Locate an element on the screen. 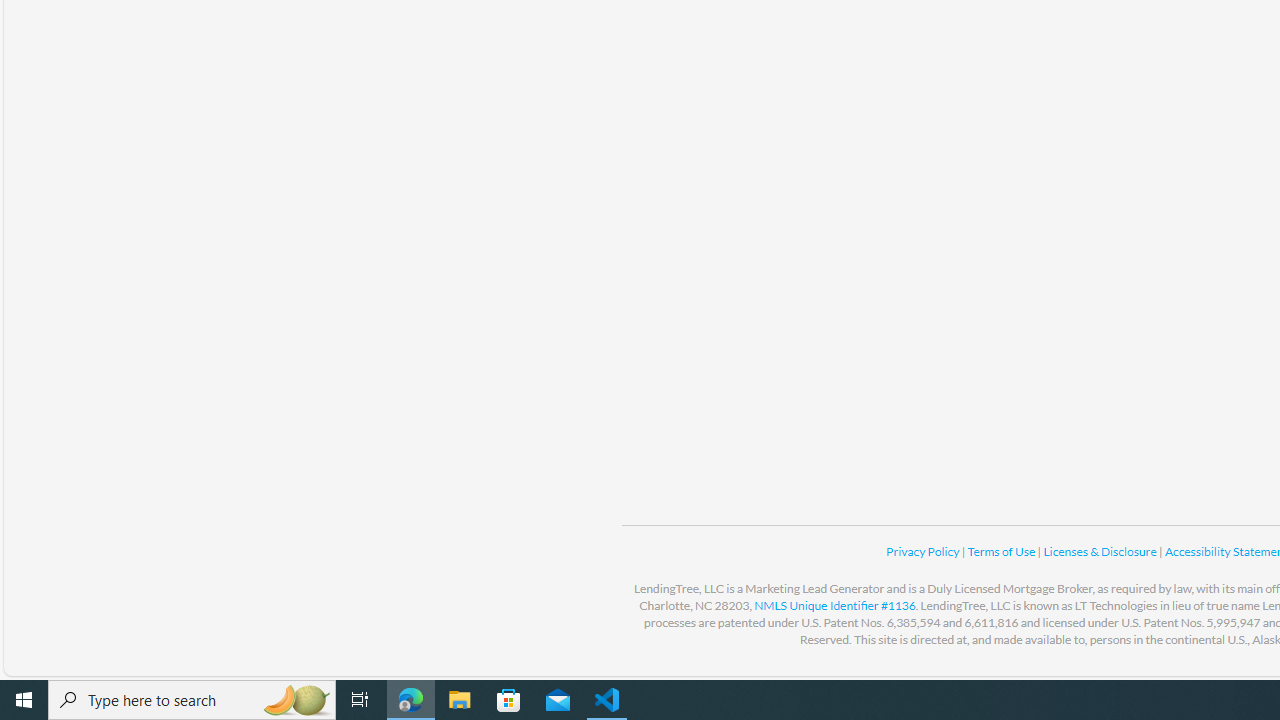 Image resolution: width=1280 pixels, height=720 pixels. 'Licenses & Disclosure ' is located at coordinates (1099, 551).